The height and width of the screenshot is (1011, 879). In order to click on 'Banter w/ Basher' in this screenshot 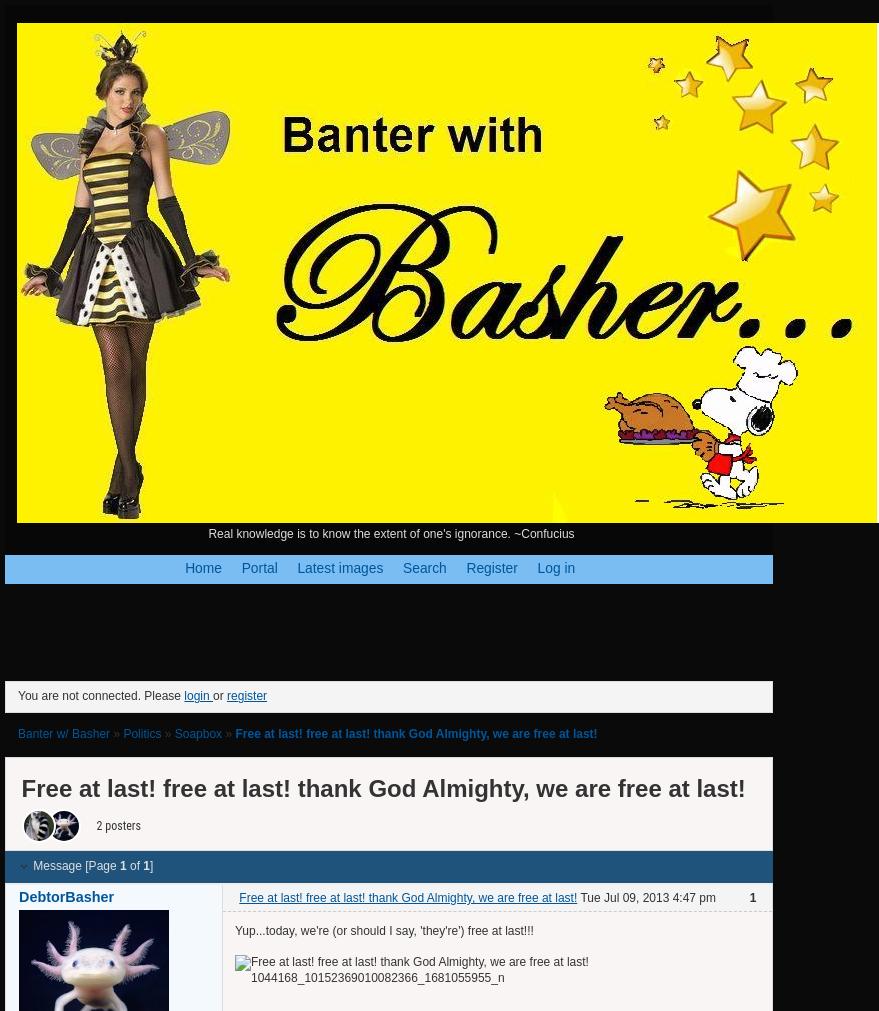, I will do `click(17, 732)`.